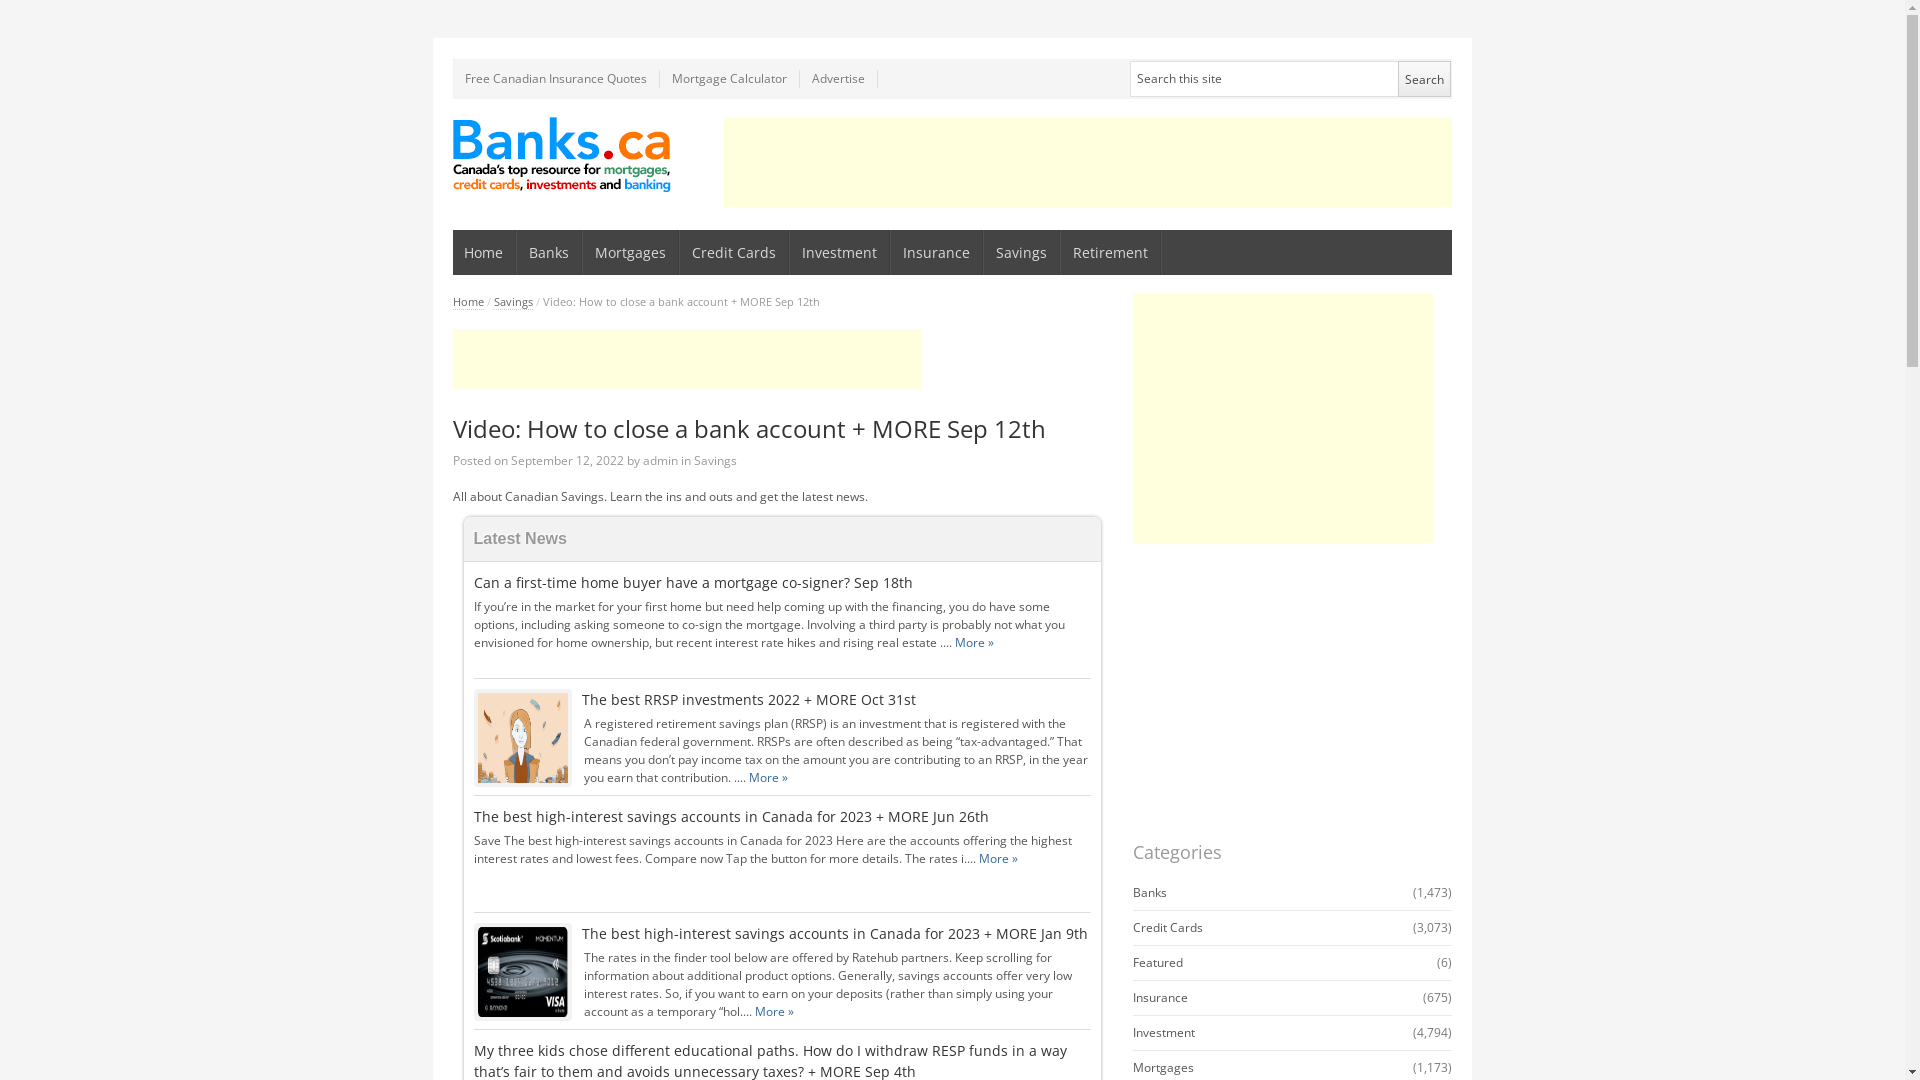 The image size is (1920, 1080). What do you see at coordinates (715, 460) in the screenshot?
I see `'Savings'` at bounding box center [715, 460].